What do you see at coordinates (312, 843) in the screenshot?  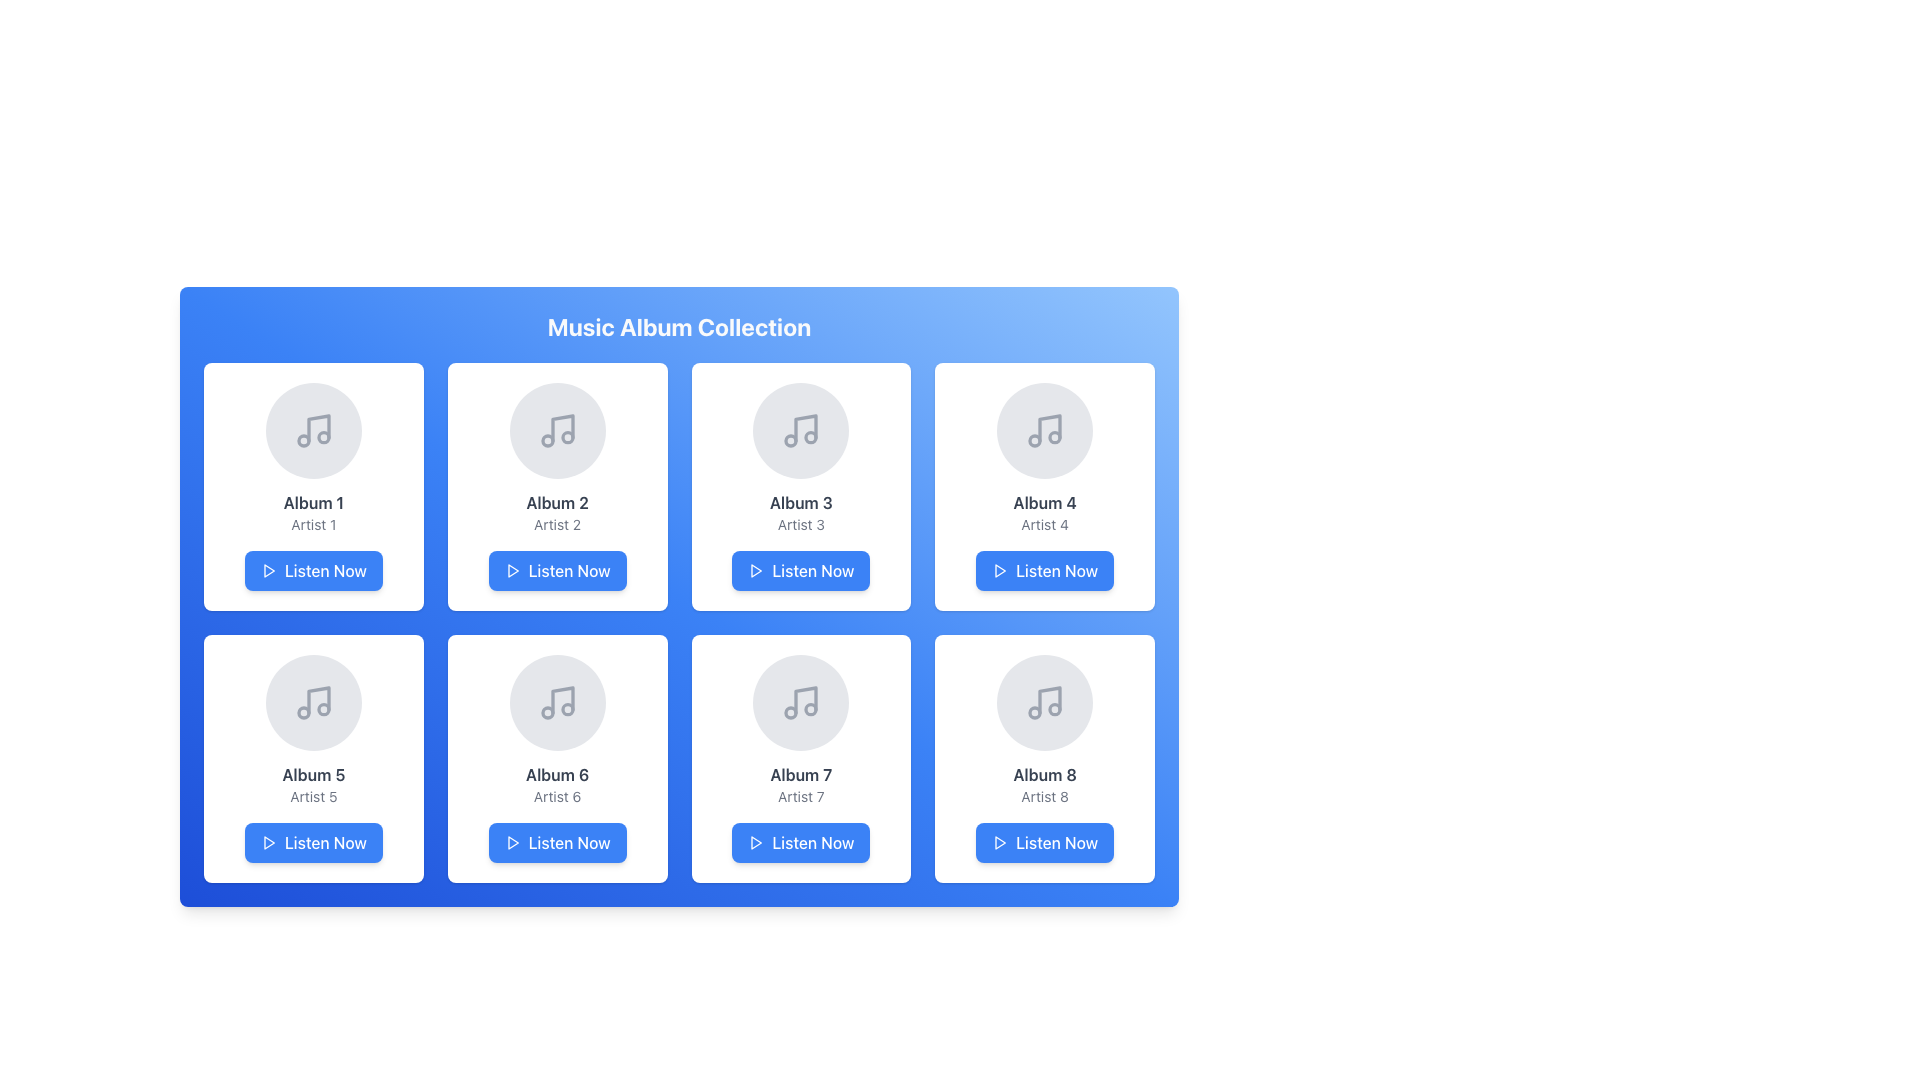 I see `the blue rectangular button labeled 'Listen Now' with a play icon` at bounding box center [312, 843].